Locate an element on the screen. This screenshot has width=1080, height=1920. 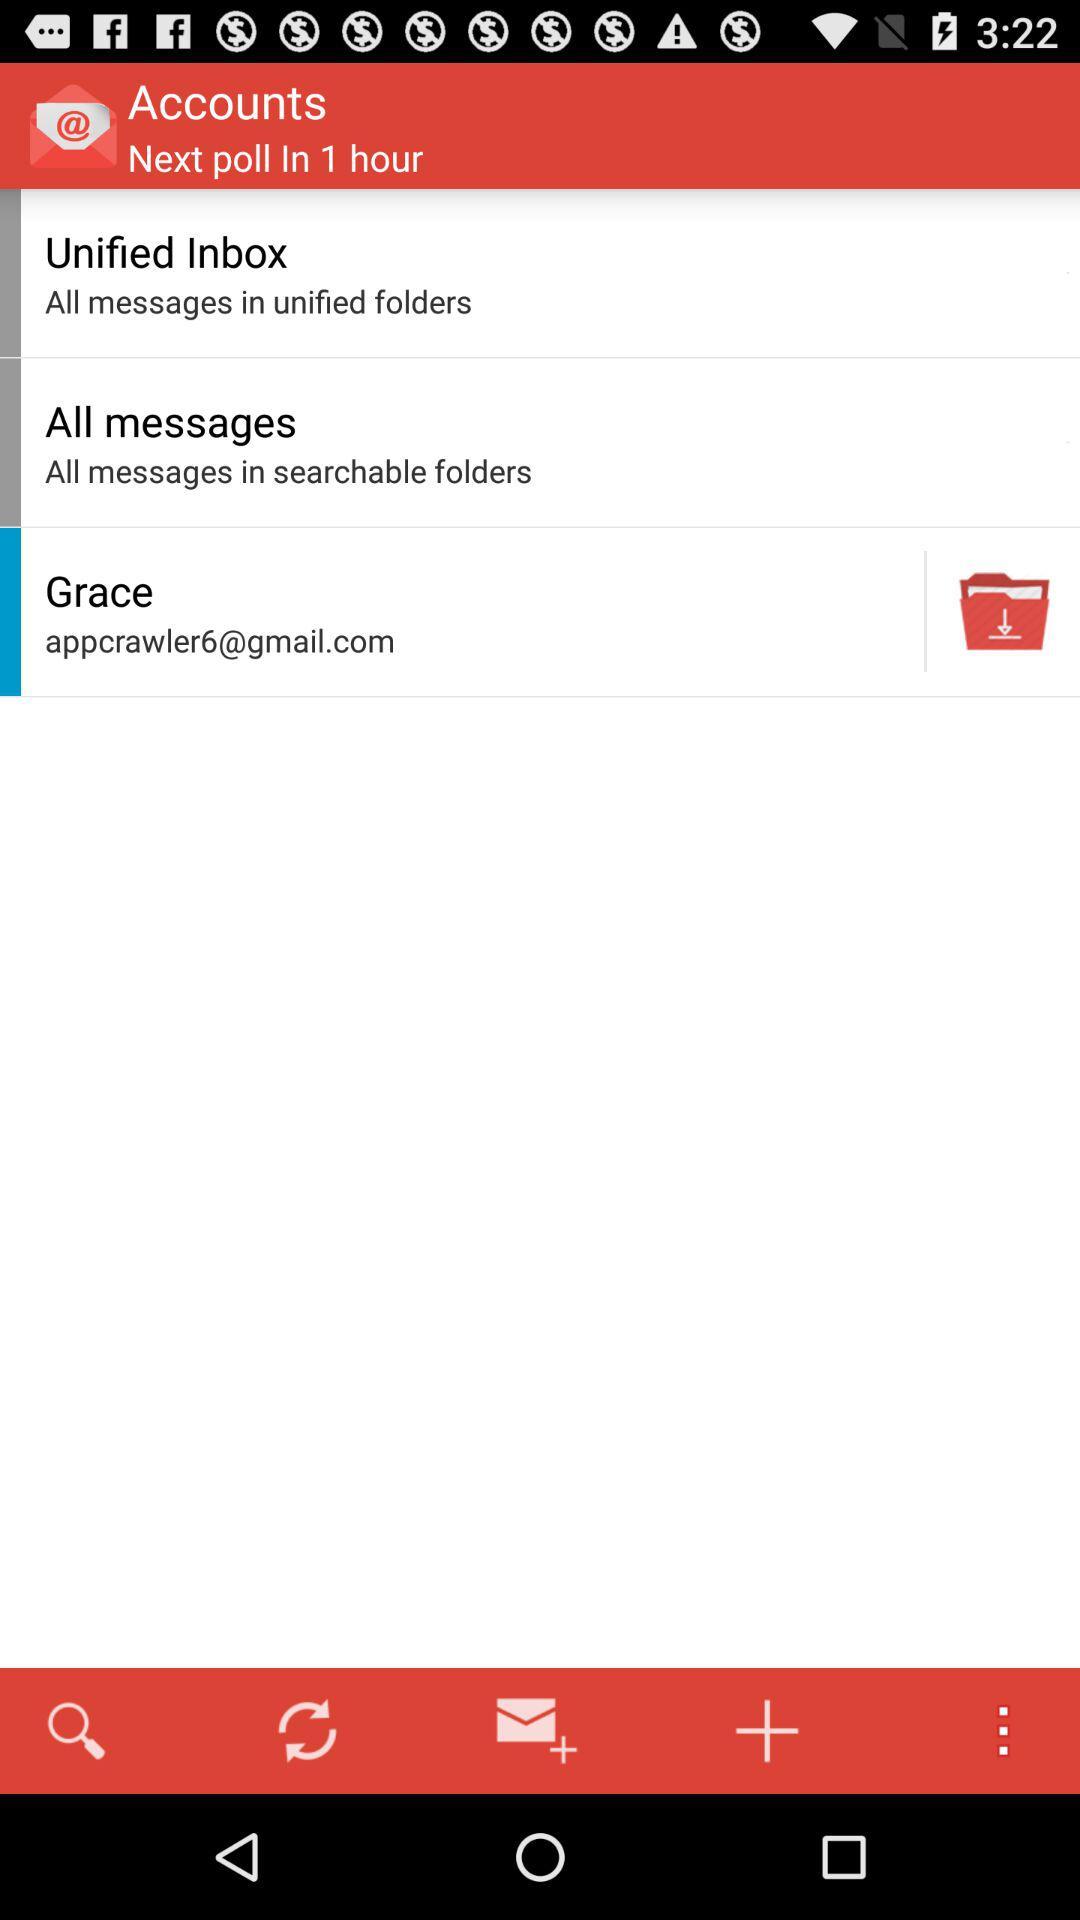
the app next to the grace icon is located at coordinates (925, 610).